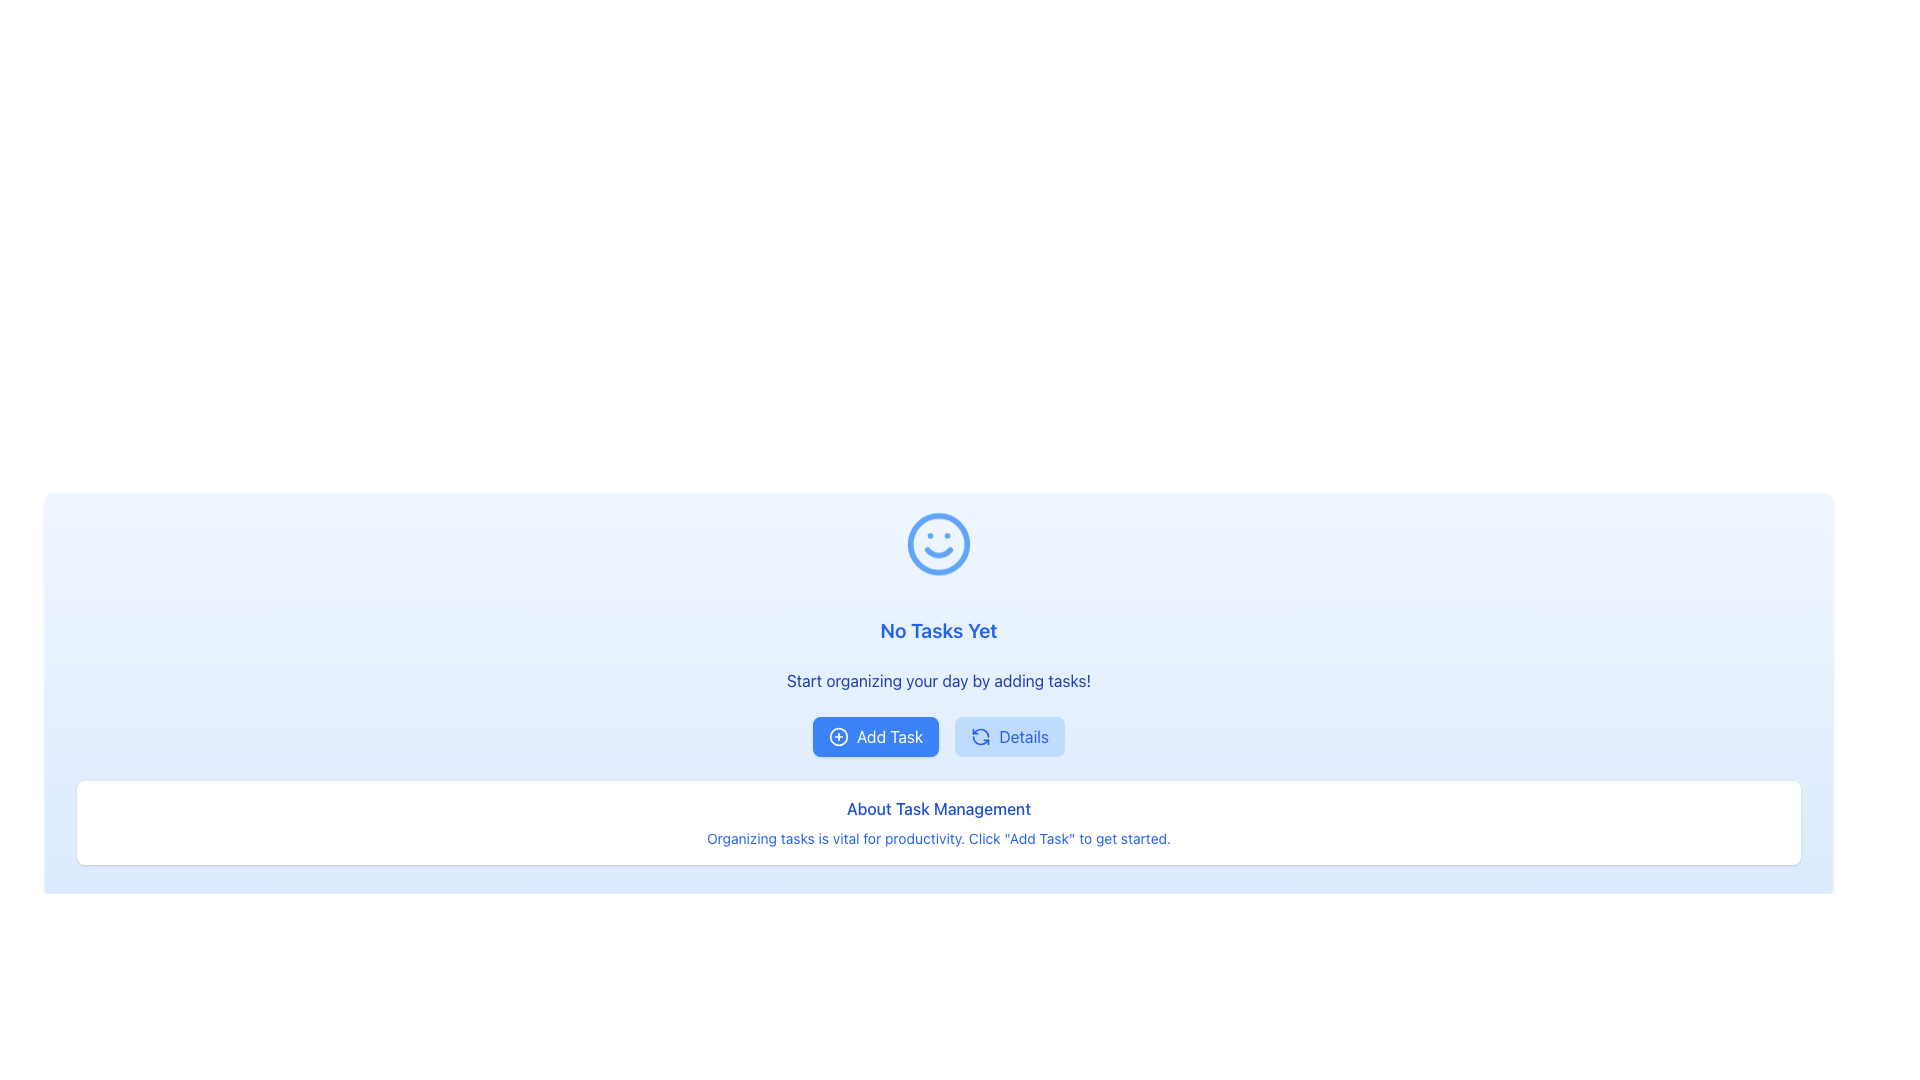 The image size is (1920, 1080). I want to click on the circular blue outlined '+' icon located leftward of the 'Add Task' button, which is part of a group of controls including the 'Details' button, so click(839, 736).